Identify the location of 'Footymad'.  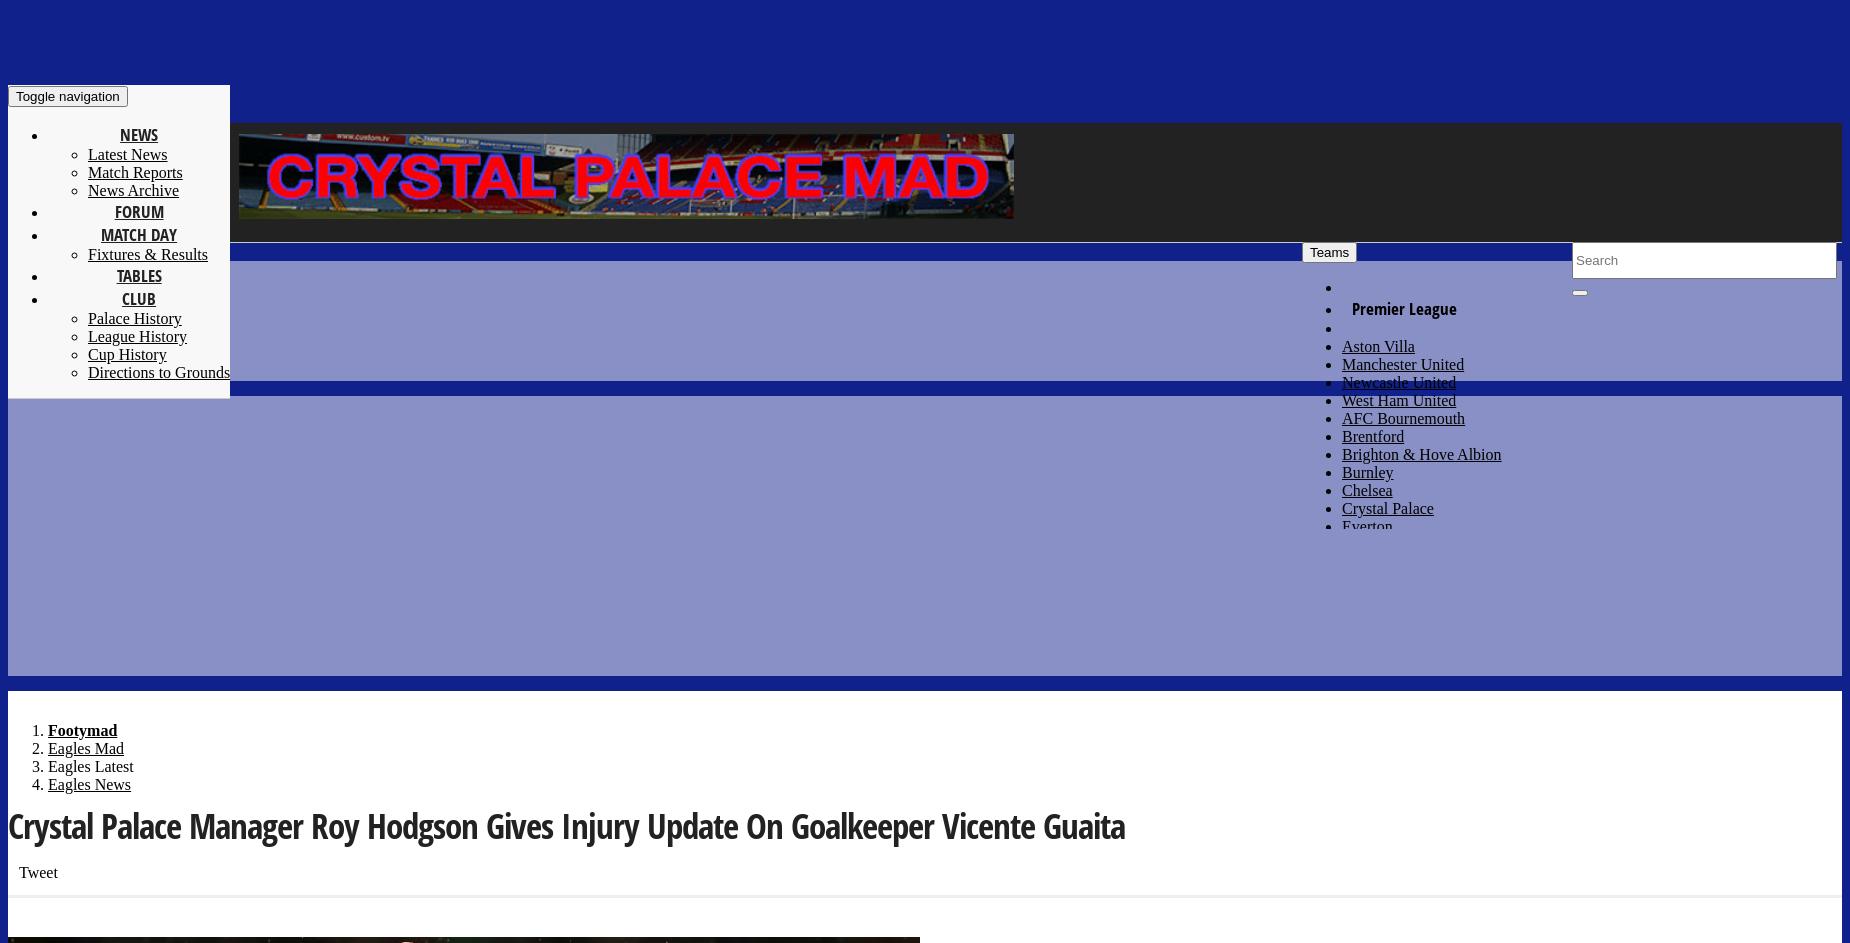
(81, 729).